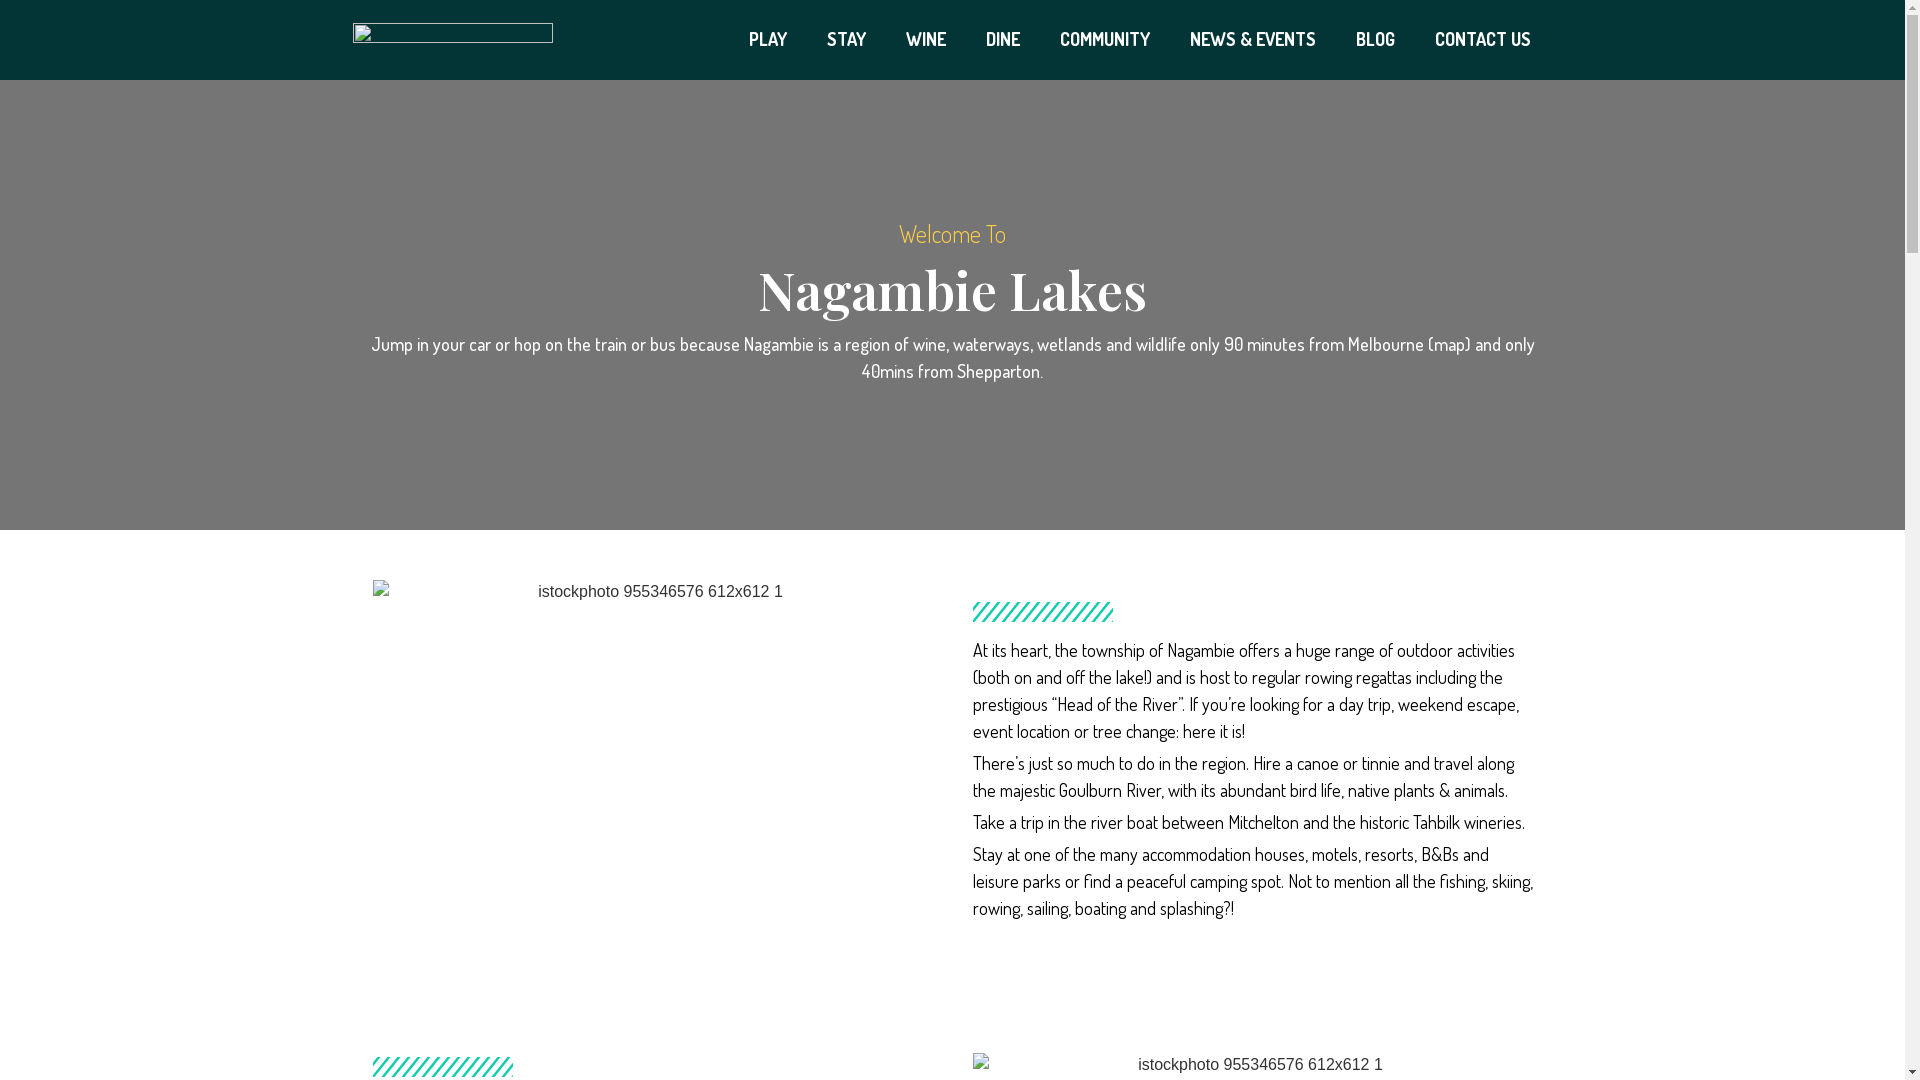 The height and width of the screenshot is (1080, 1920). What do you see at coordinates (728, 39) in the screenshot?
I see `'PLAY'` at bounding box center [728, 39].